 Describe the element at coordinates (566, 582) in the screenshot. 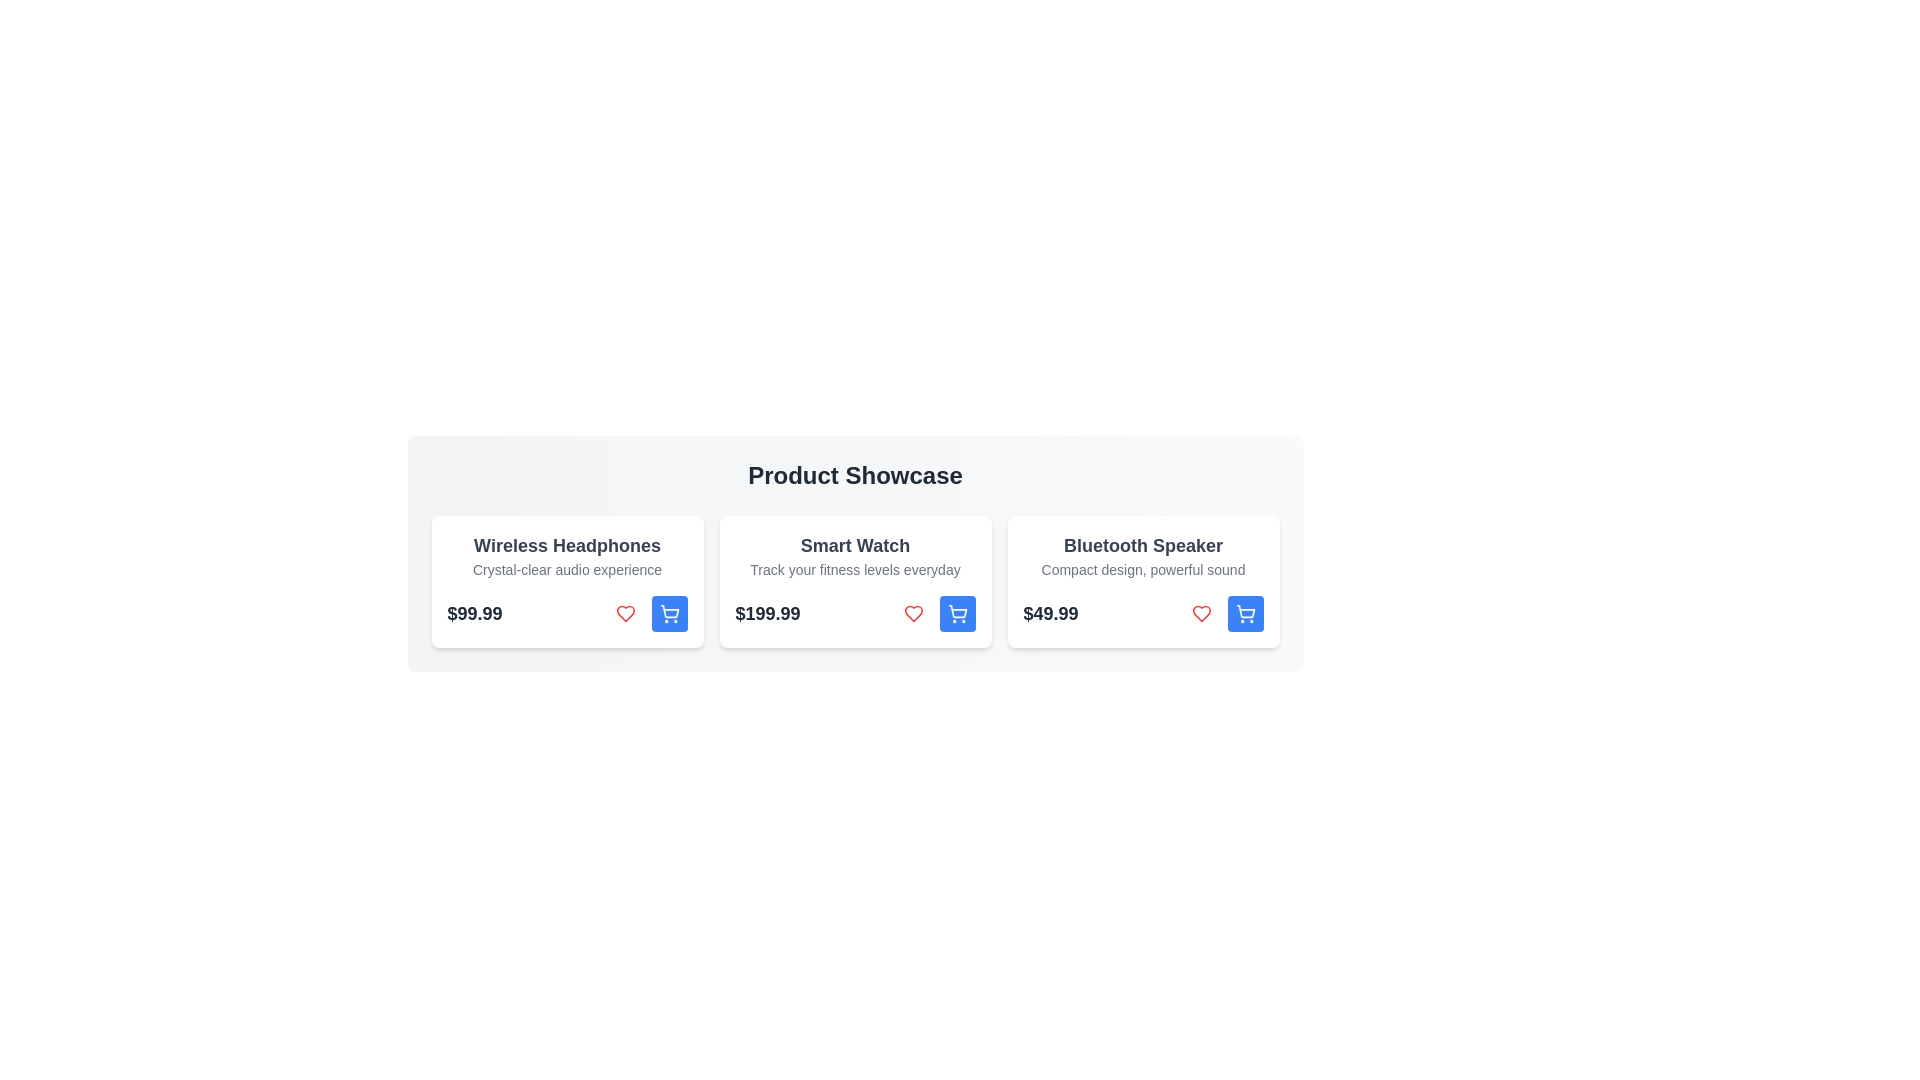

I see `the product card for Wireless Headphones to view its details` at that location.